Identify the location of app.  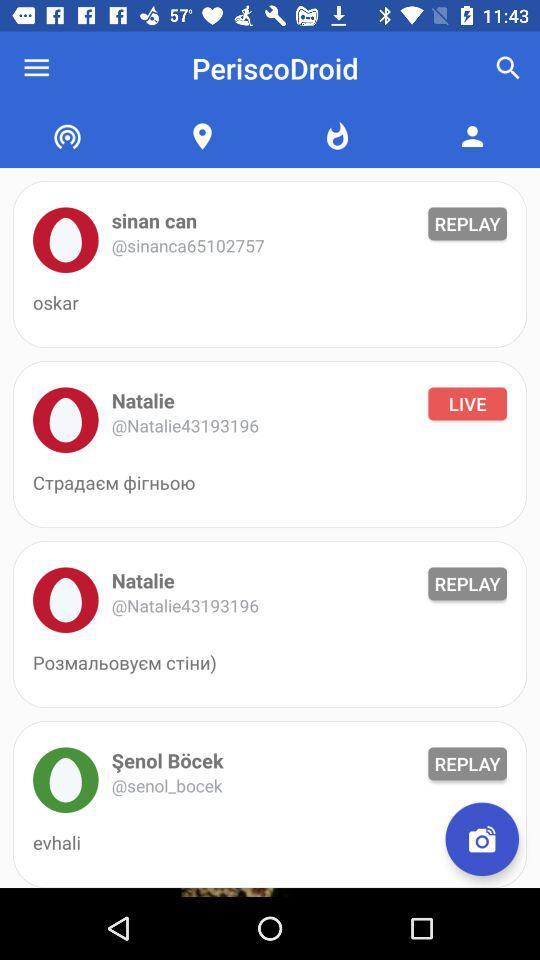
(65, 779).